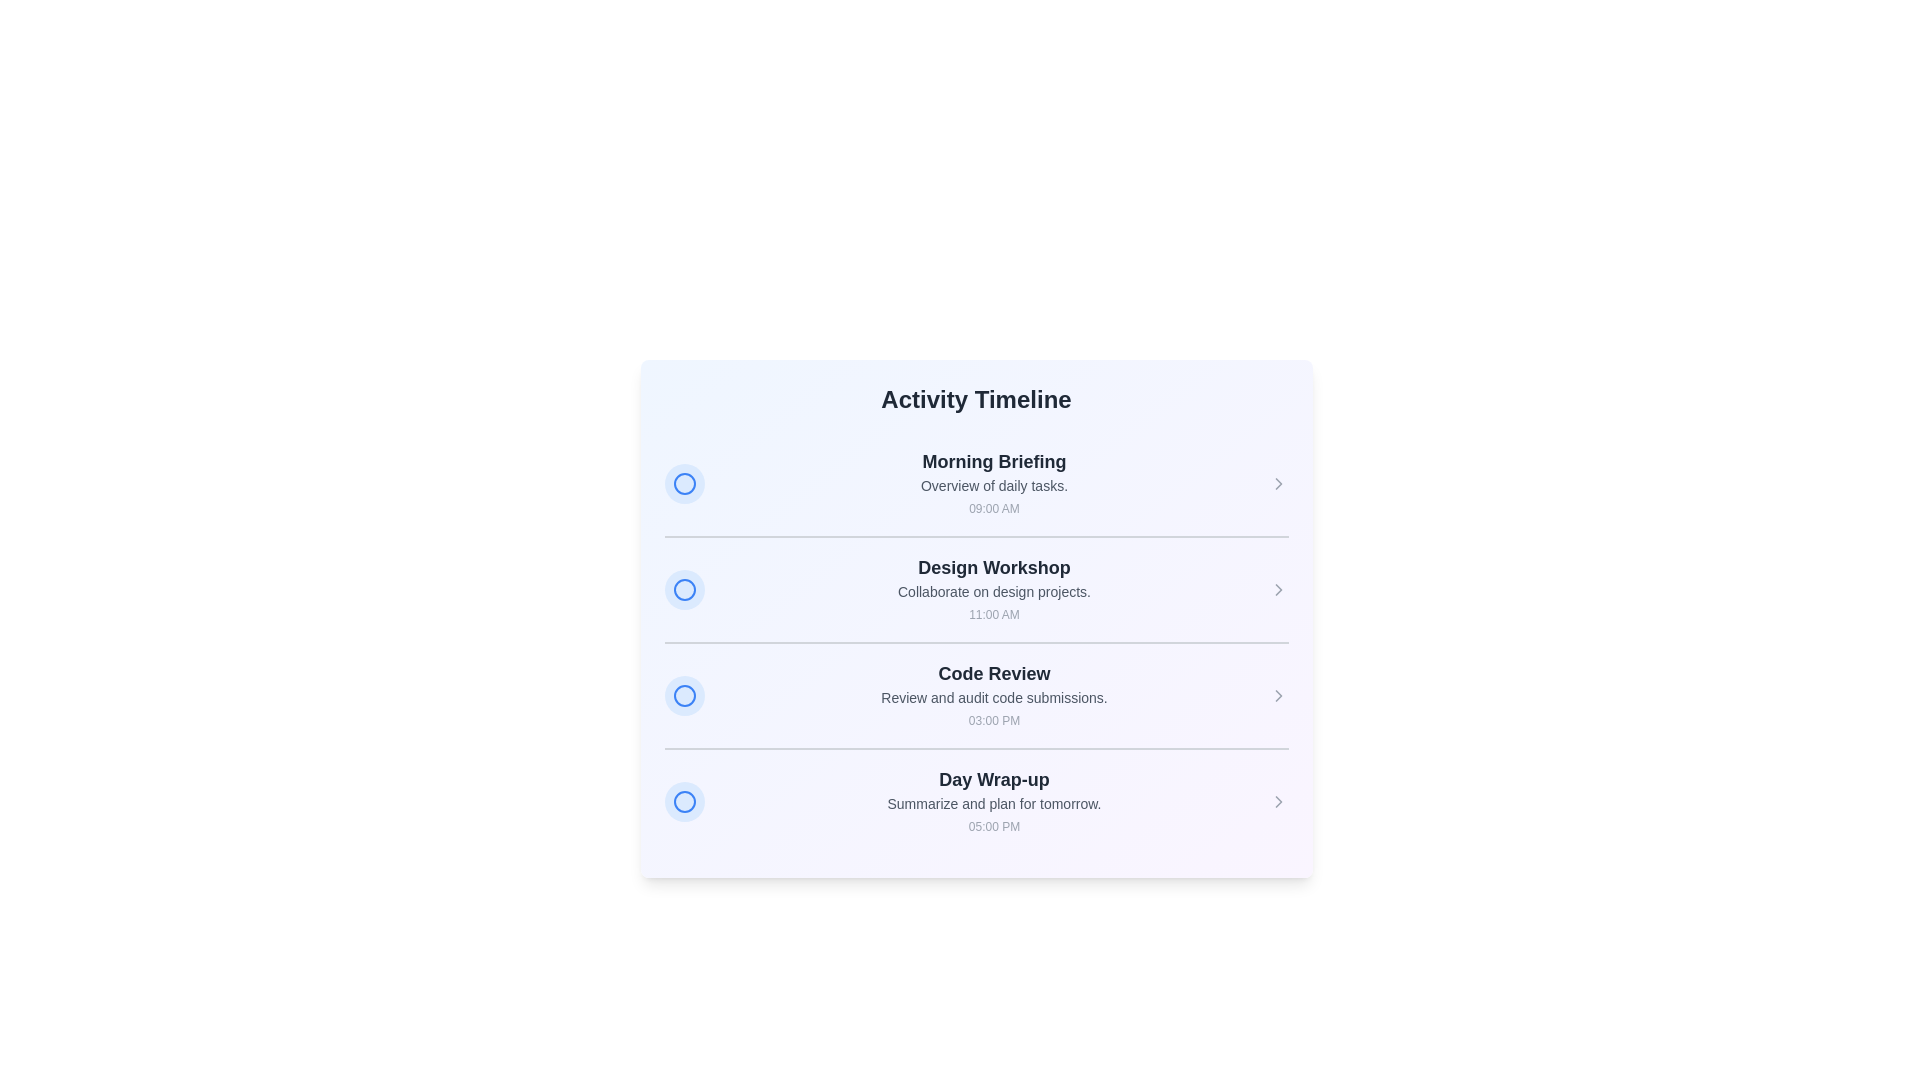 Image resolution: width=1920 pixels, height=1080 pixels. What do you see at coordinates (976, 588) in the screenshot?
I see `the list item titled 'Design Workshop'` at bounding box center [976, 588].